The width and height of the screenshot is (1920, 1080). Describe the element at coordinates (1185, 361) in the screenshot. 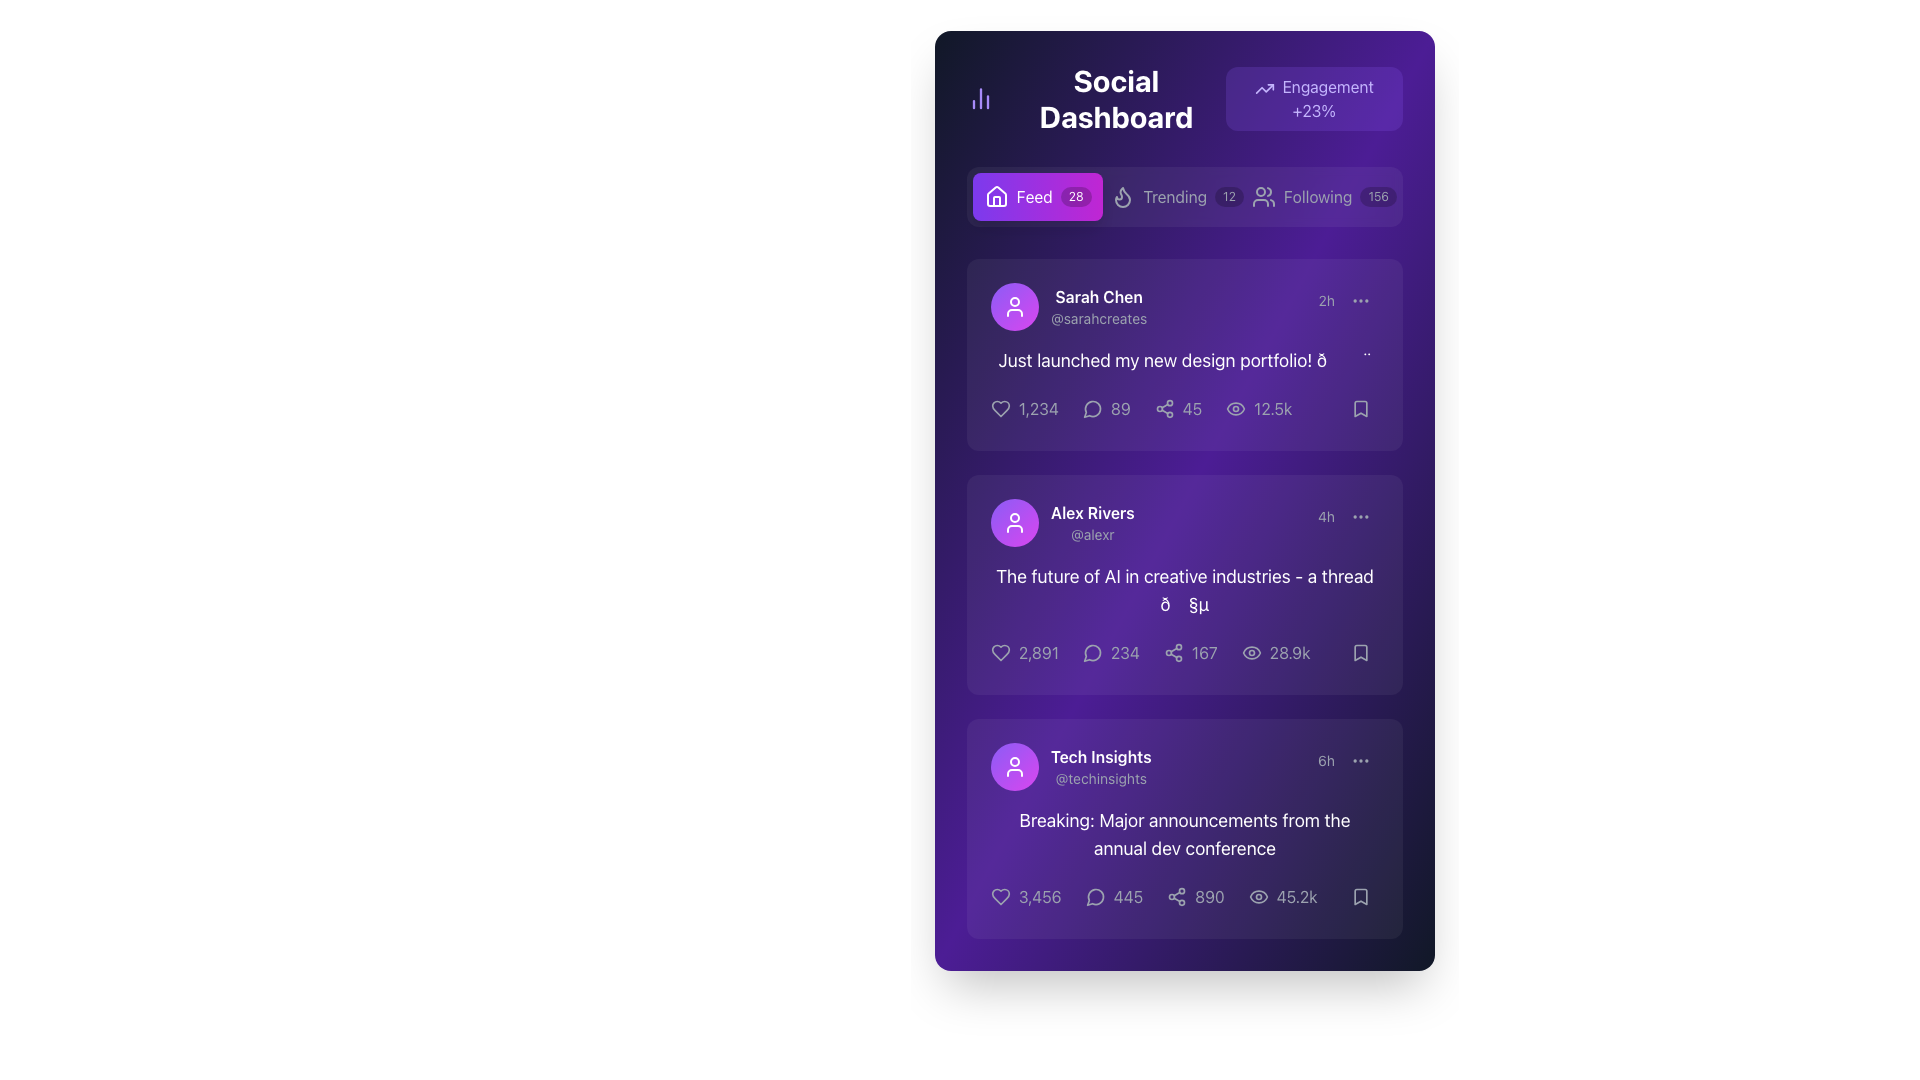

I see `the text label displaying 'Just launched my new design portfolio! 🎨', which is styled in white text on a purple background, located in the user's post section beneath 'Sarah Chen'` at that location.